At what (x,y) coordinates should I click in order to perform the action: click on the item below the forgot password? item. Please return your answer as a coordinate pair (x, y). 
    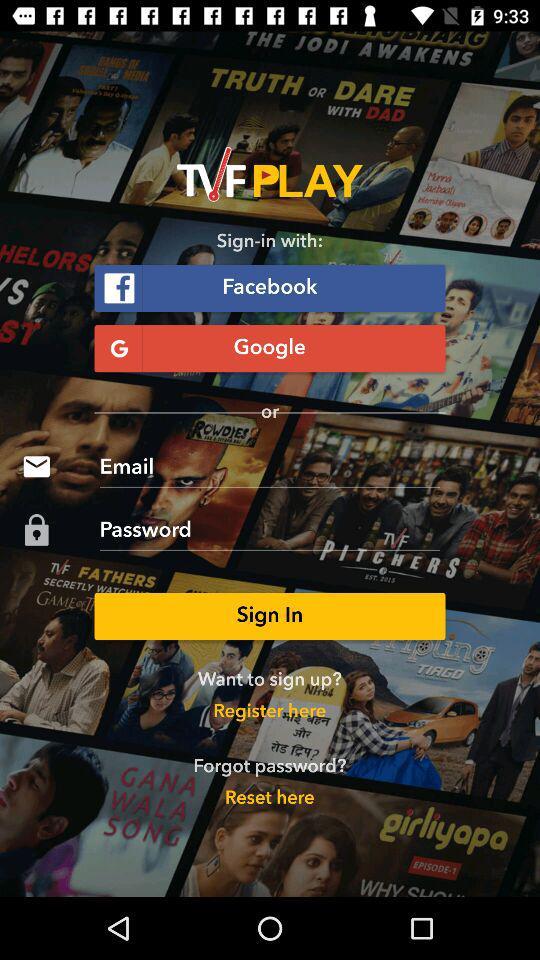
    Looking at the image, I should click on (269, 798).